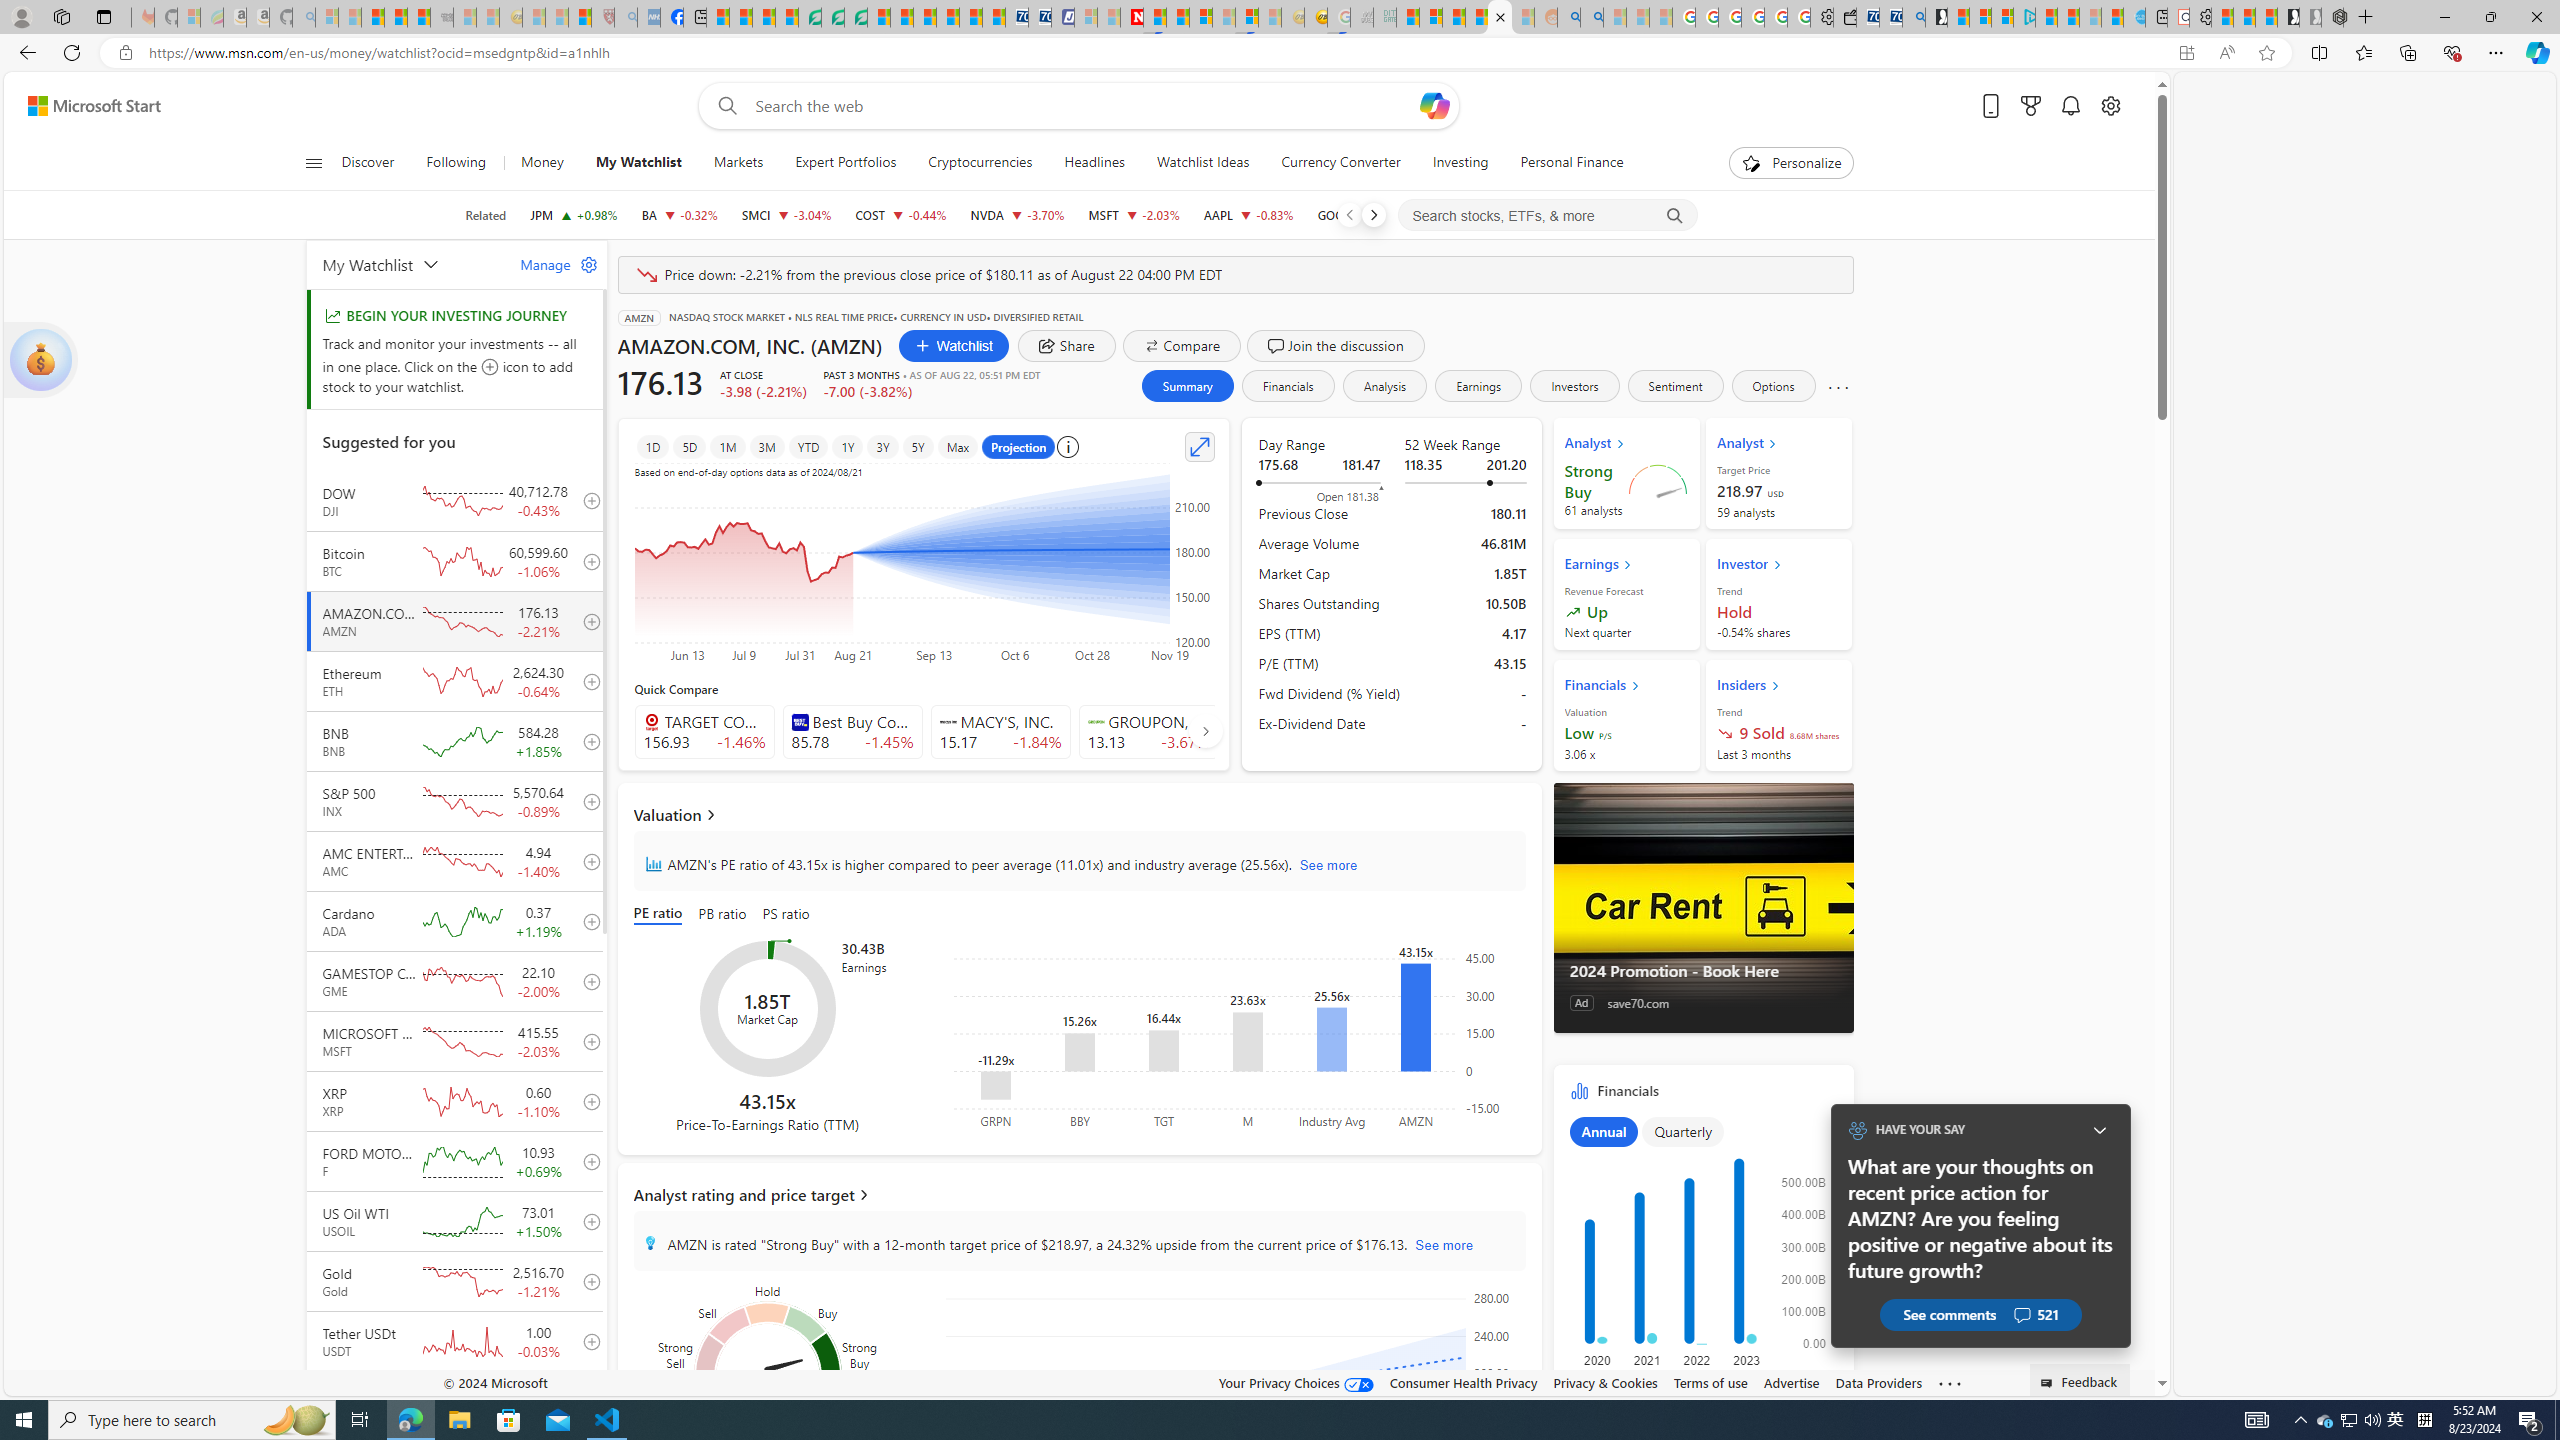  Describe the element at coordinates (1570, 162) in the screenshot. I see `'Personal Finance'` at that location.